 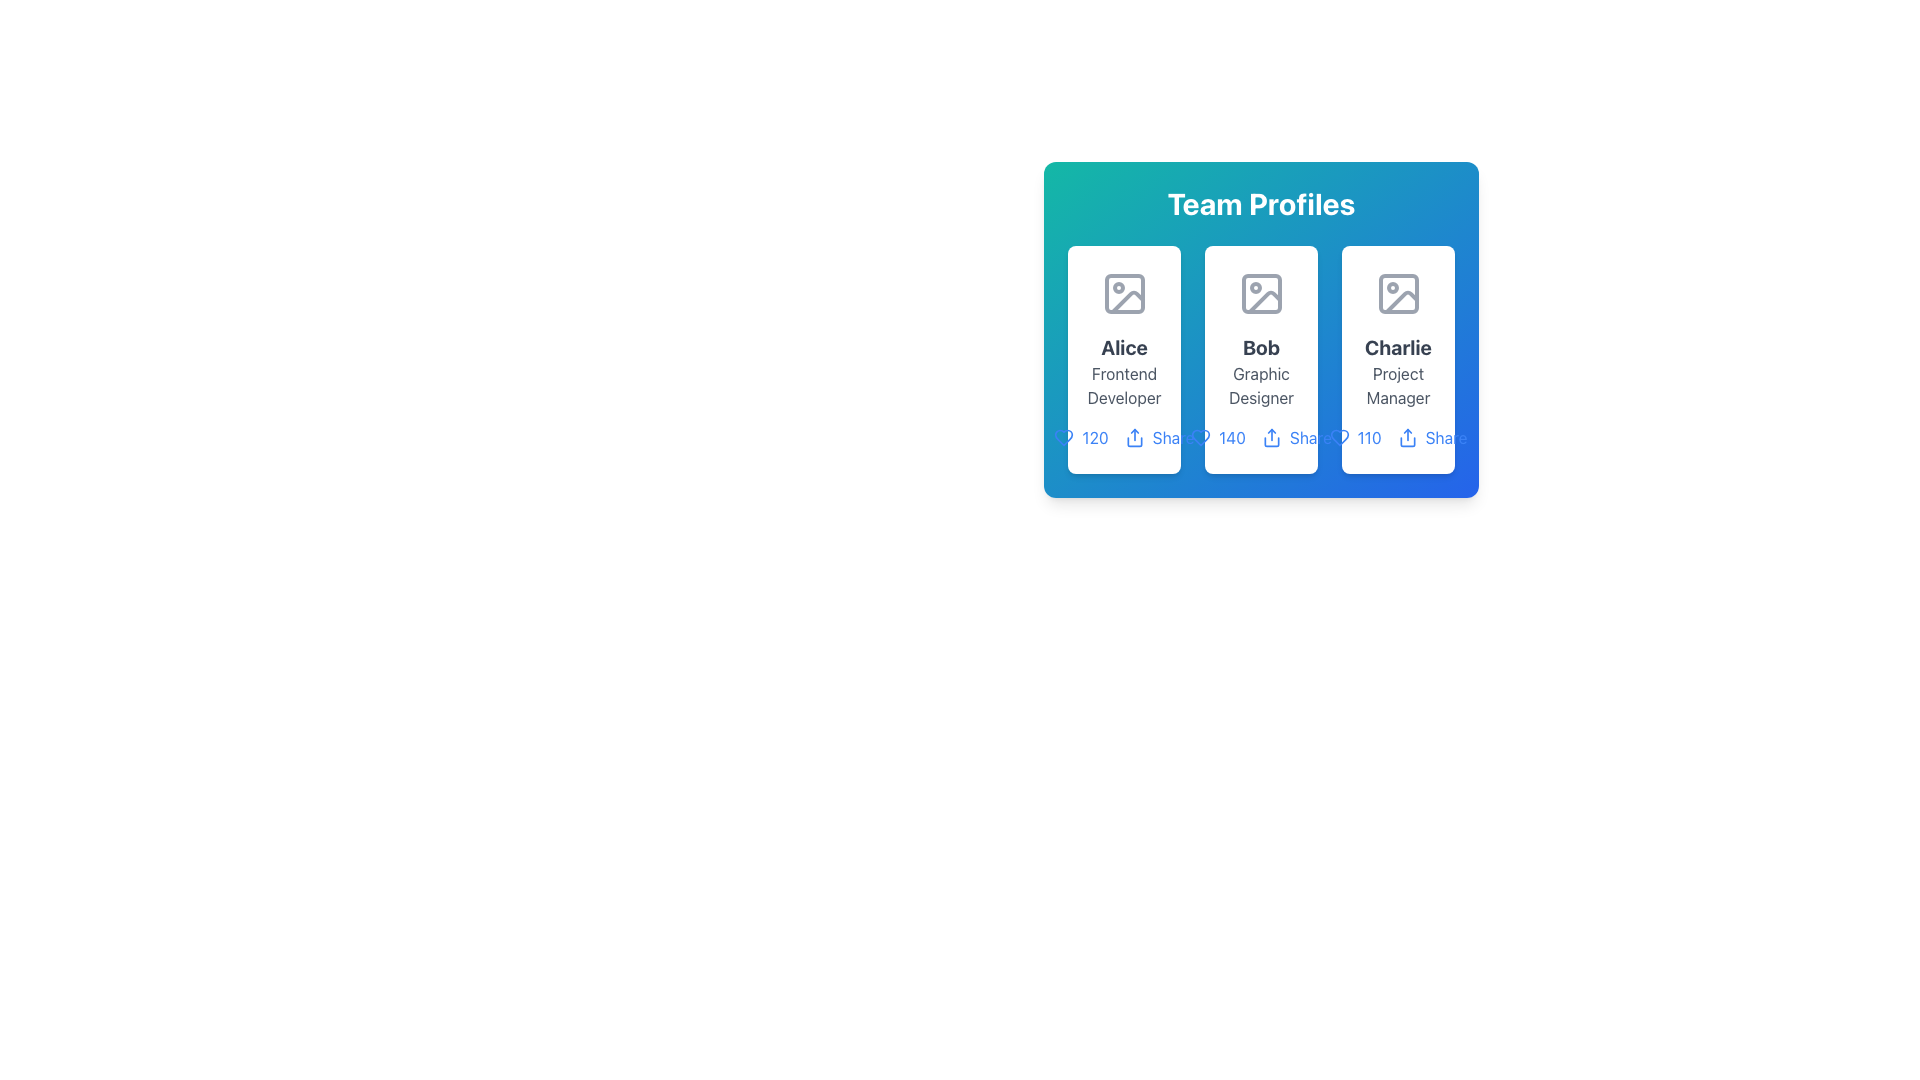 What do you see at coordinates (1217, 437) in the screenshot?
I see `the like count indicator located directly under the profile labeled 'Bob' in the middle card of the section` at bounding box center [1217, 437].